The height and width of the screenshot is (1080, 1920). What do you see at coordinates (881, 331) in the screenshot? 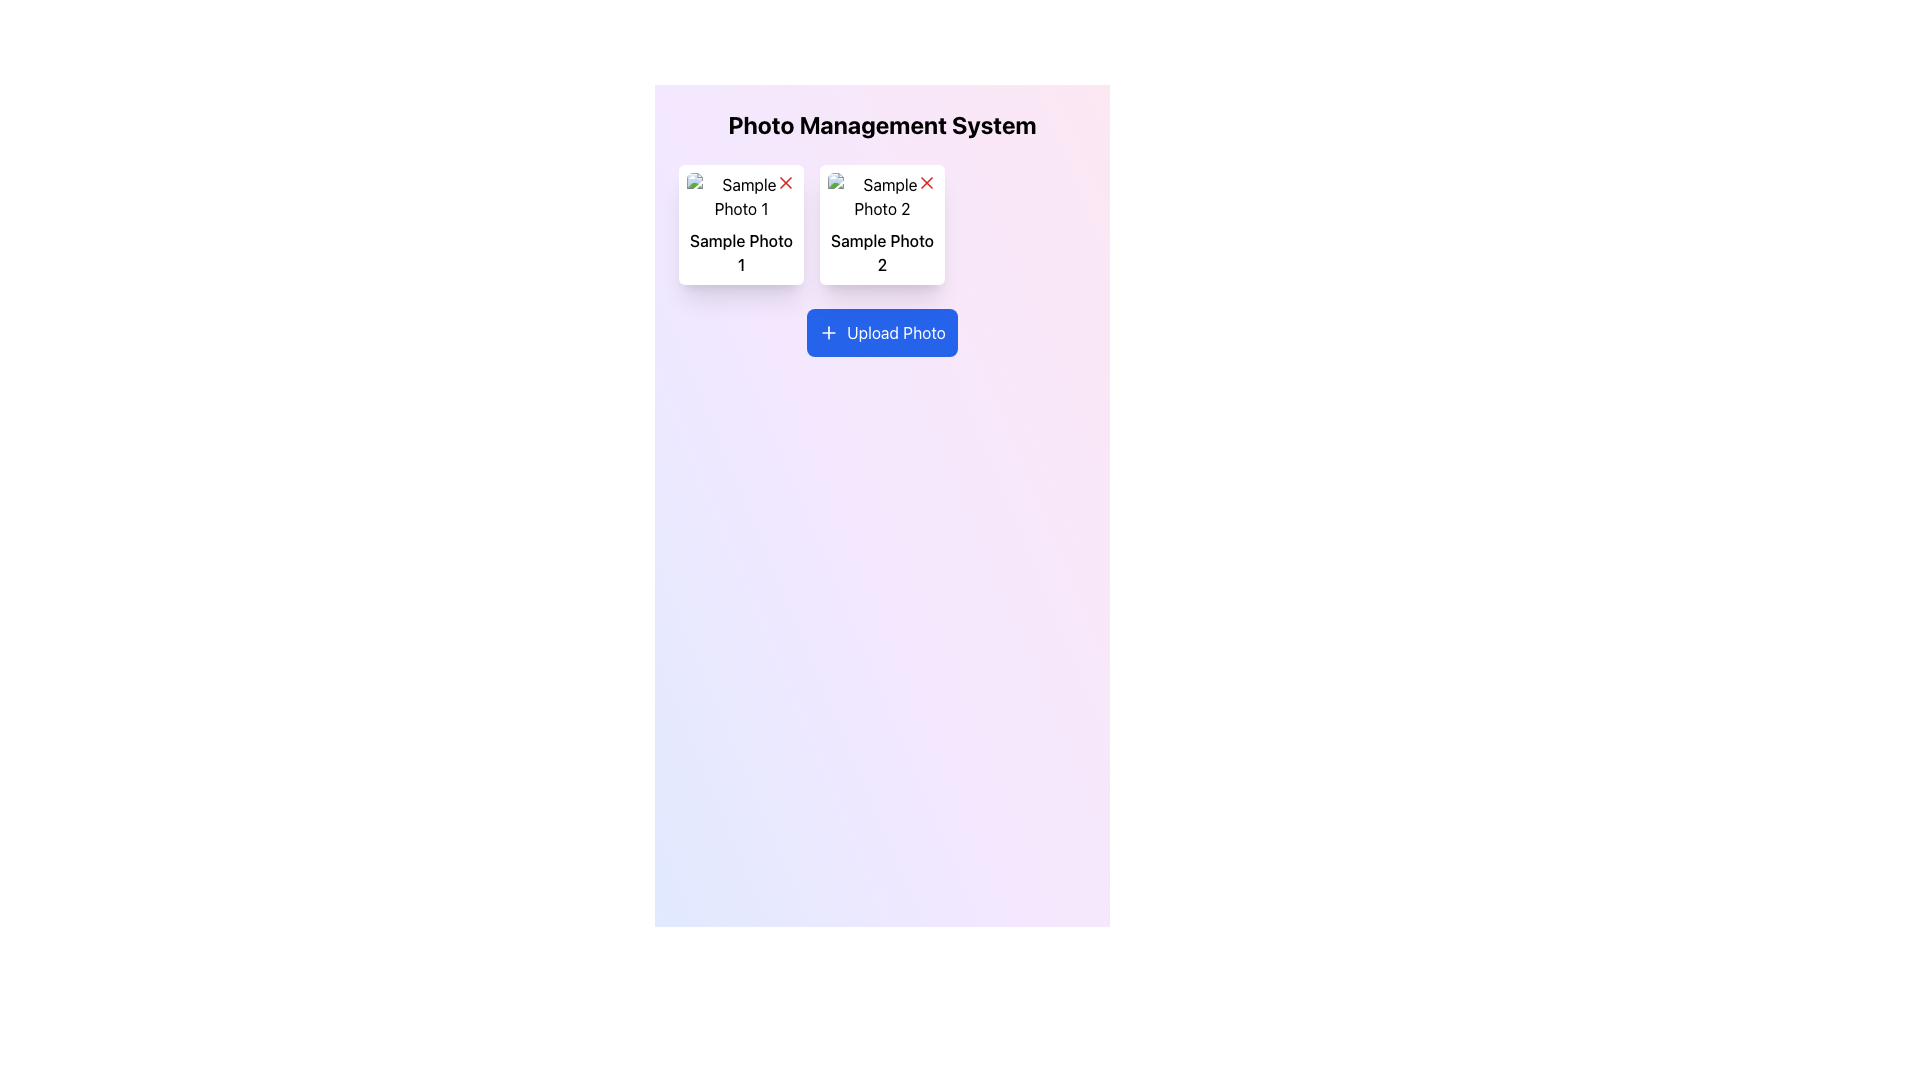
I see `the photo upload button located below the two photo preview cards to initiate the photo upload functionality` at bounding box center [881, 331].